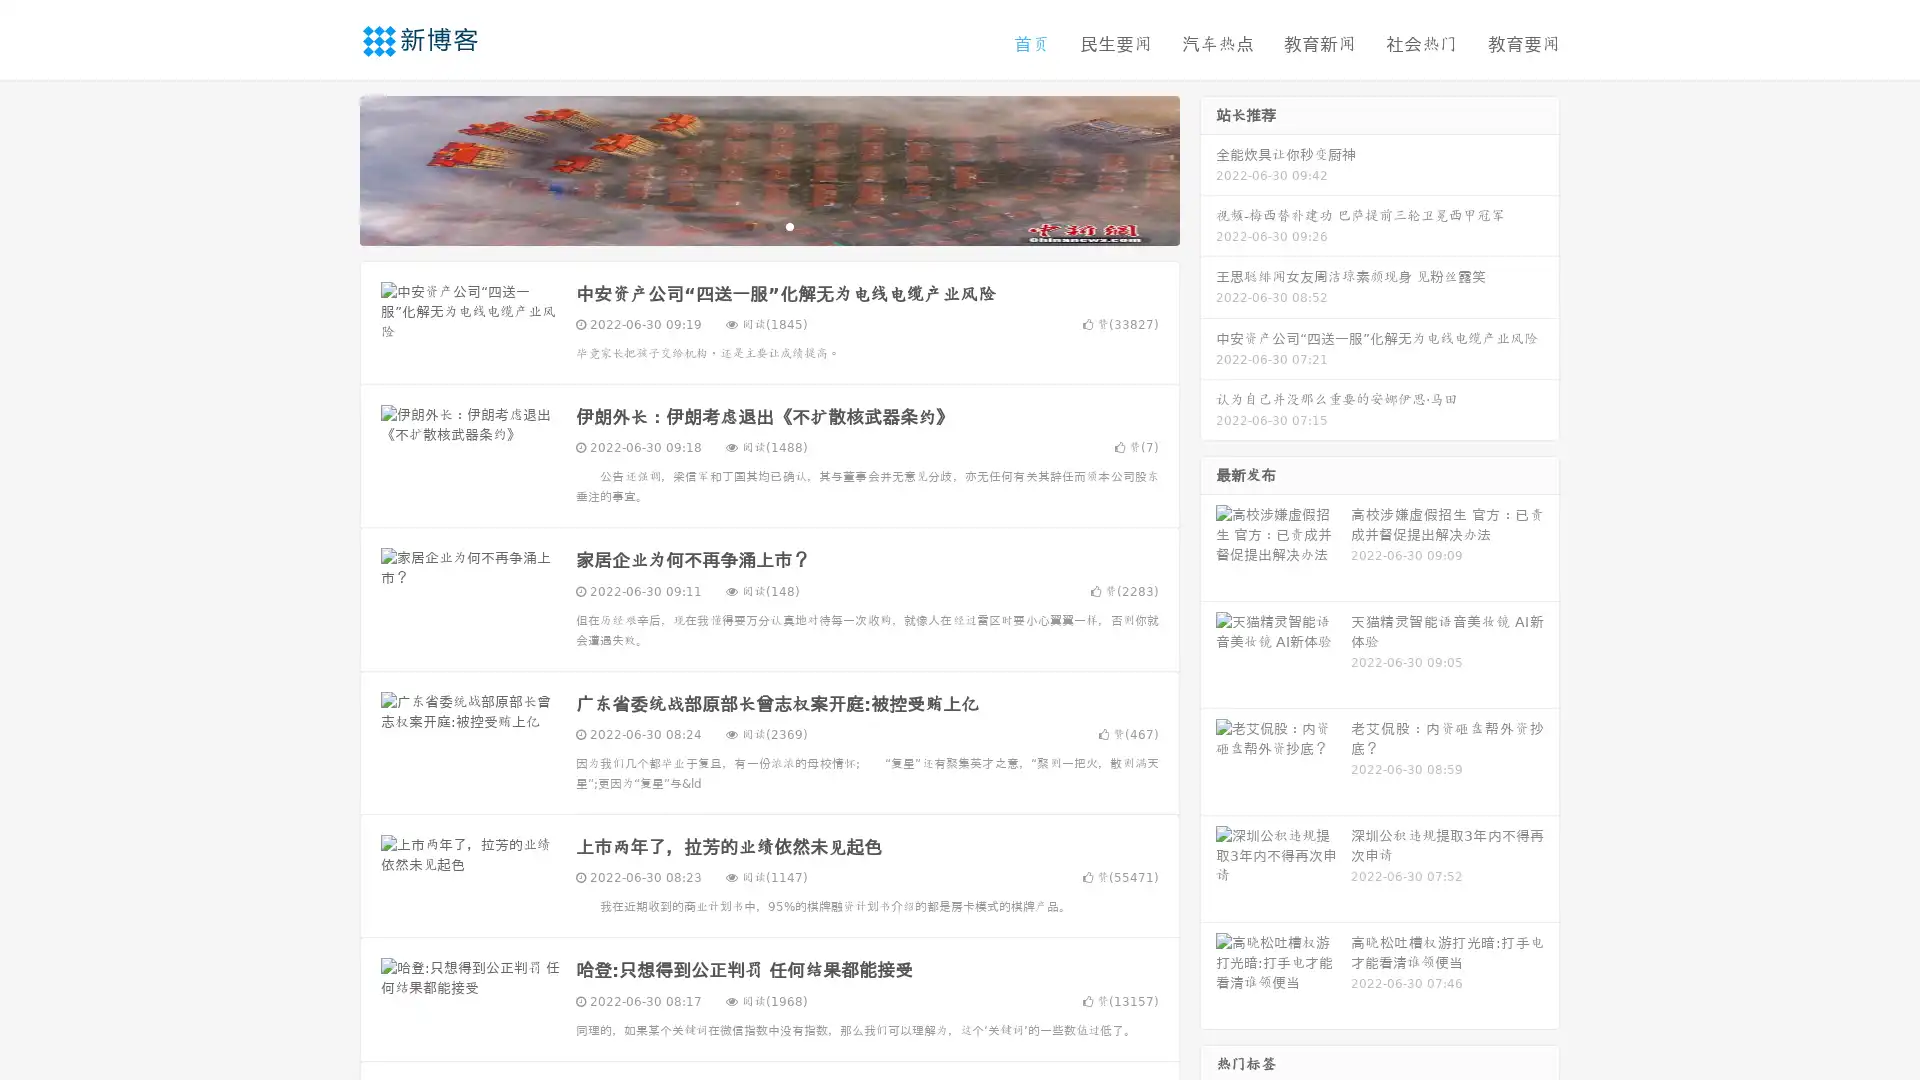 Image resolution: width=1920 pixels, height=1080 pixels. I want to click on Next slide, so click(1208, 168).